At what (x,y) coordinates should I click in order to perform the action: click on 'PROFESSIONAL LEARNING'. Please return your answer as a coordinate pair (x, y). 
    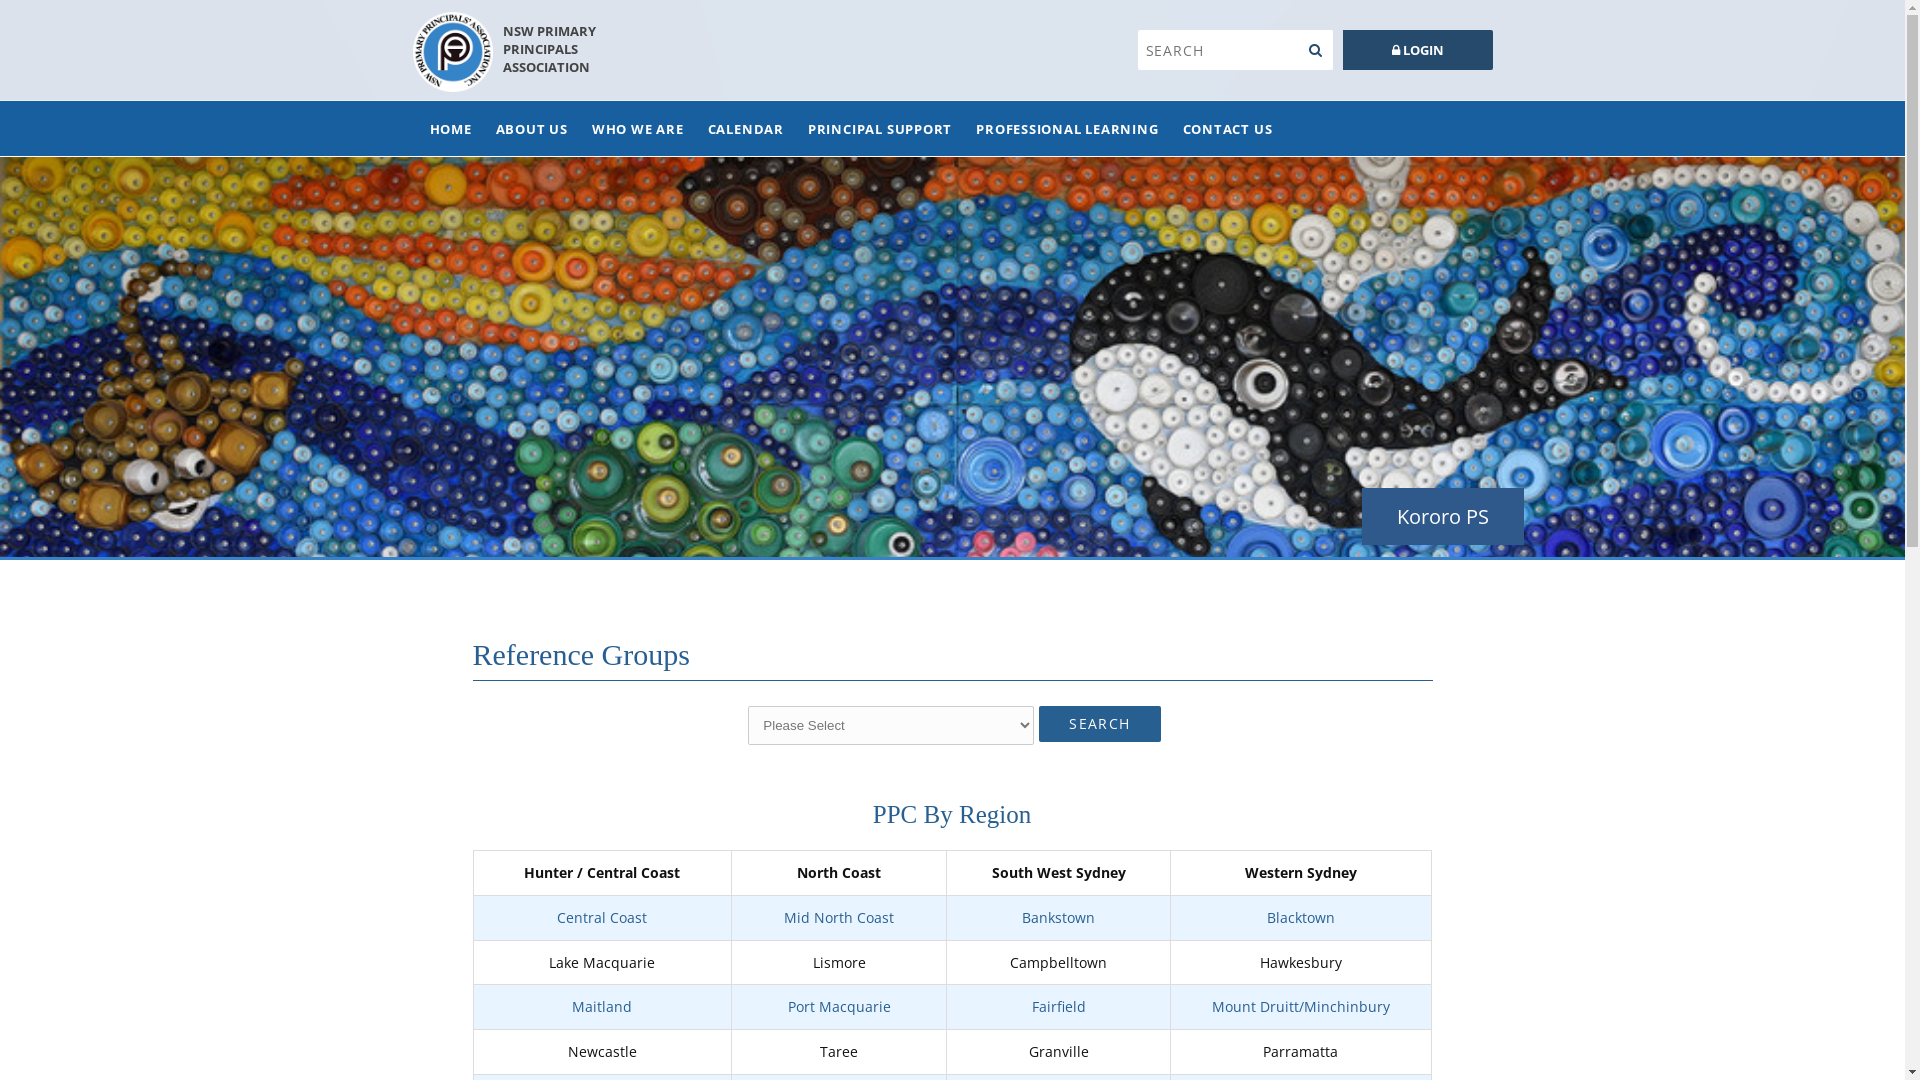
    Looking at the image, I should click on (1065, 128).